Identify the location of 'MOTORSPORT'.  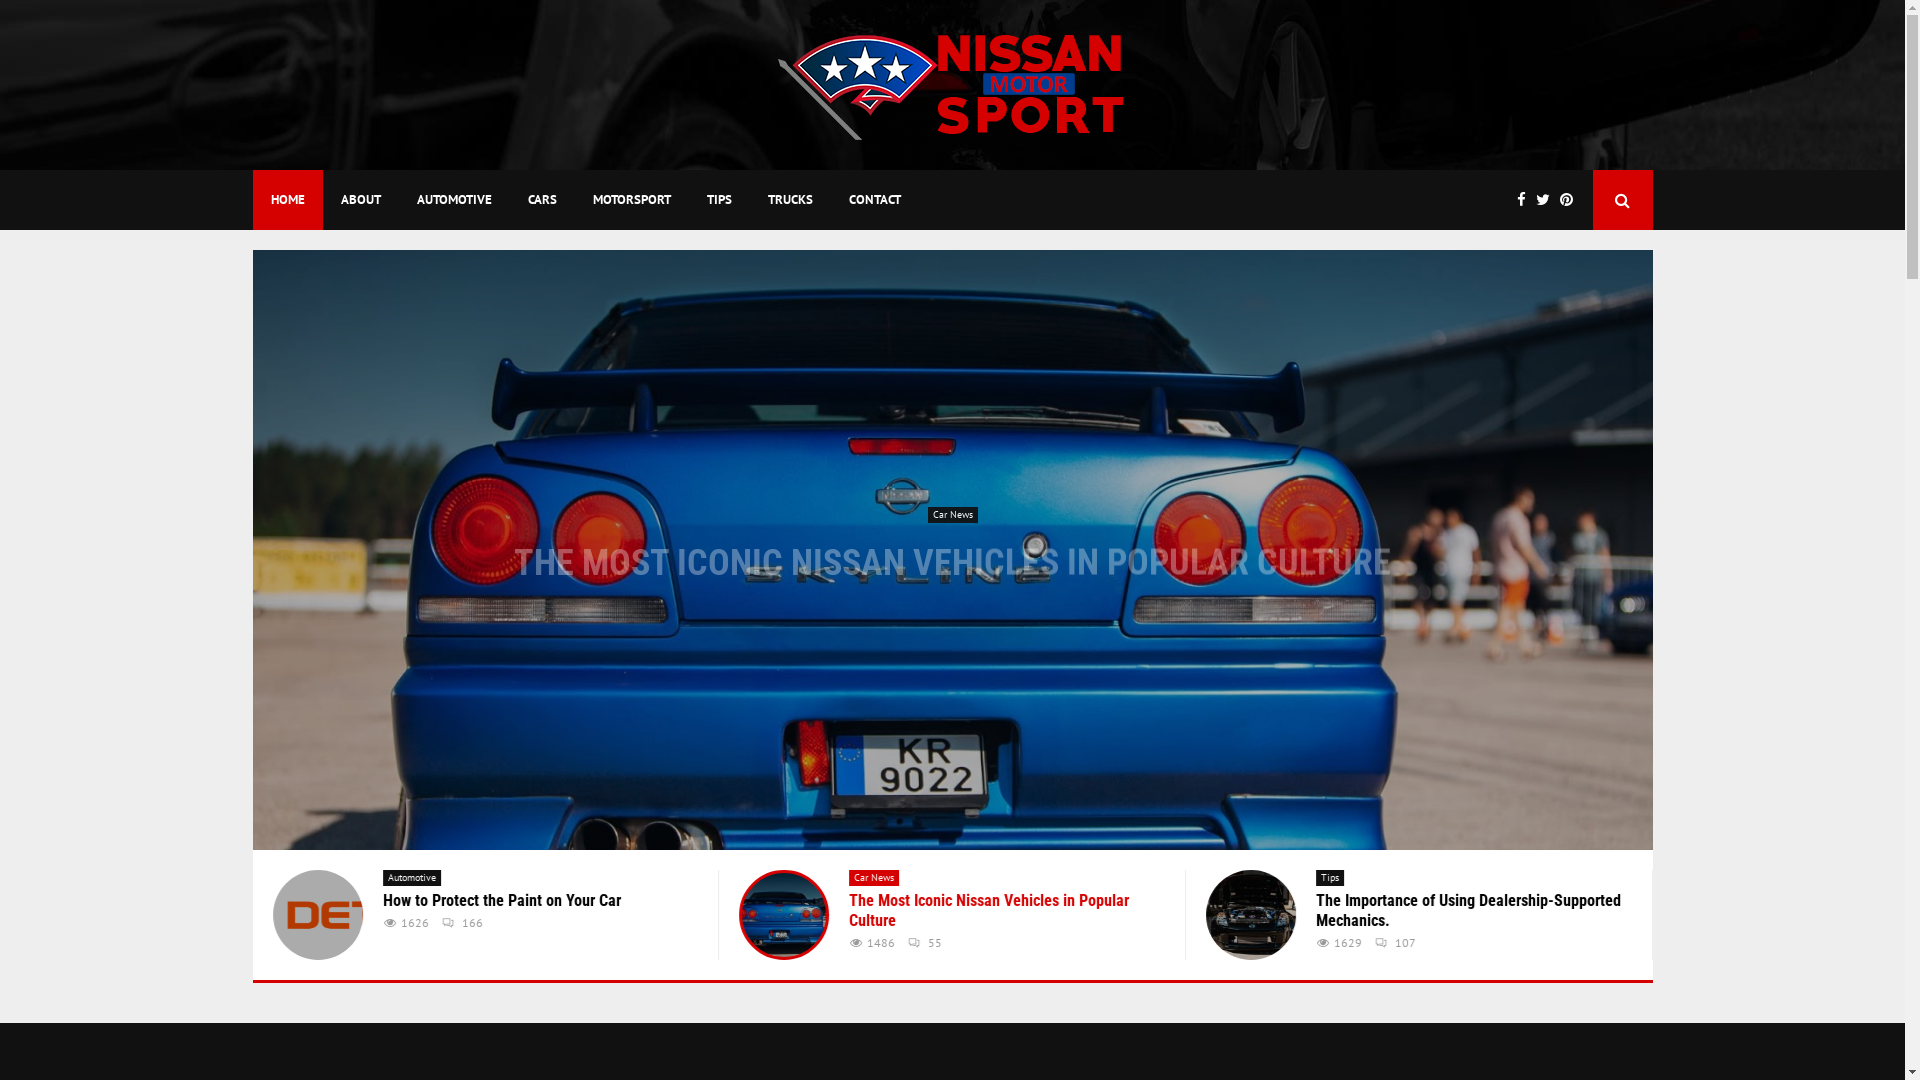
(573, 200).